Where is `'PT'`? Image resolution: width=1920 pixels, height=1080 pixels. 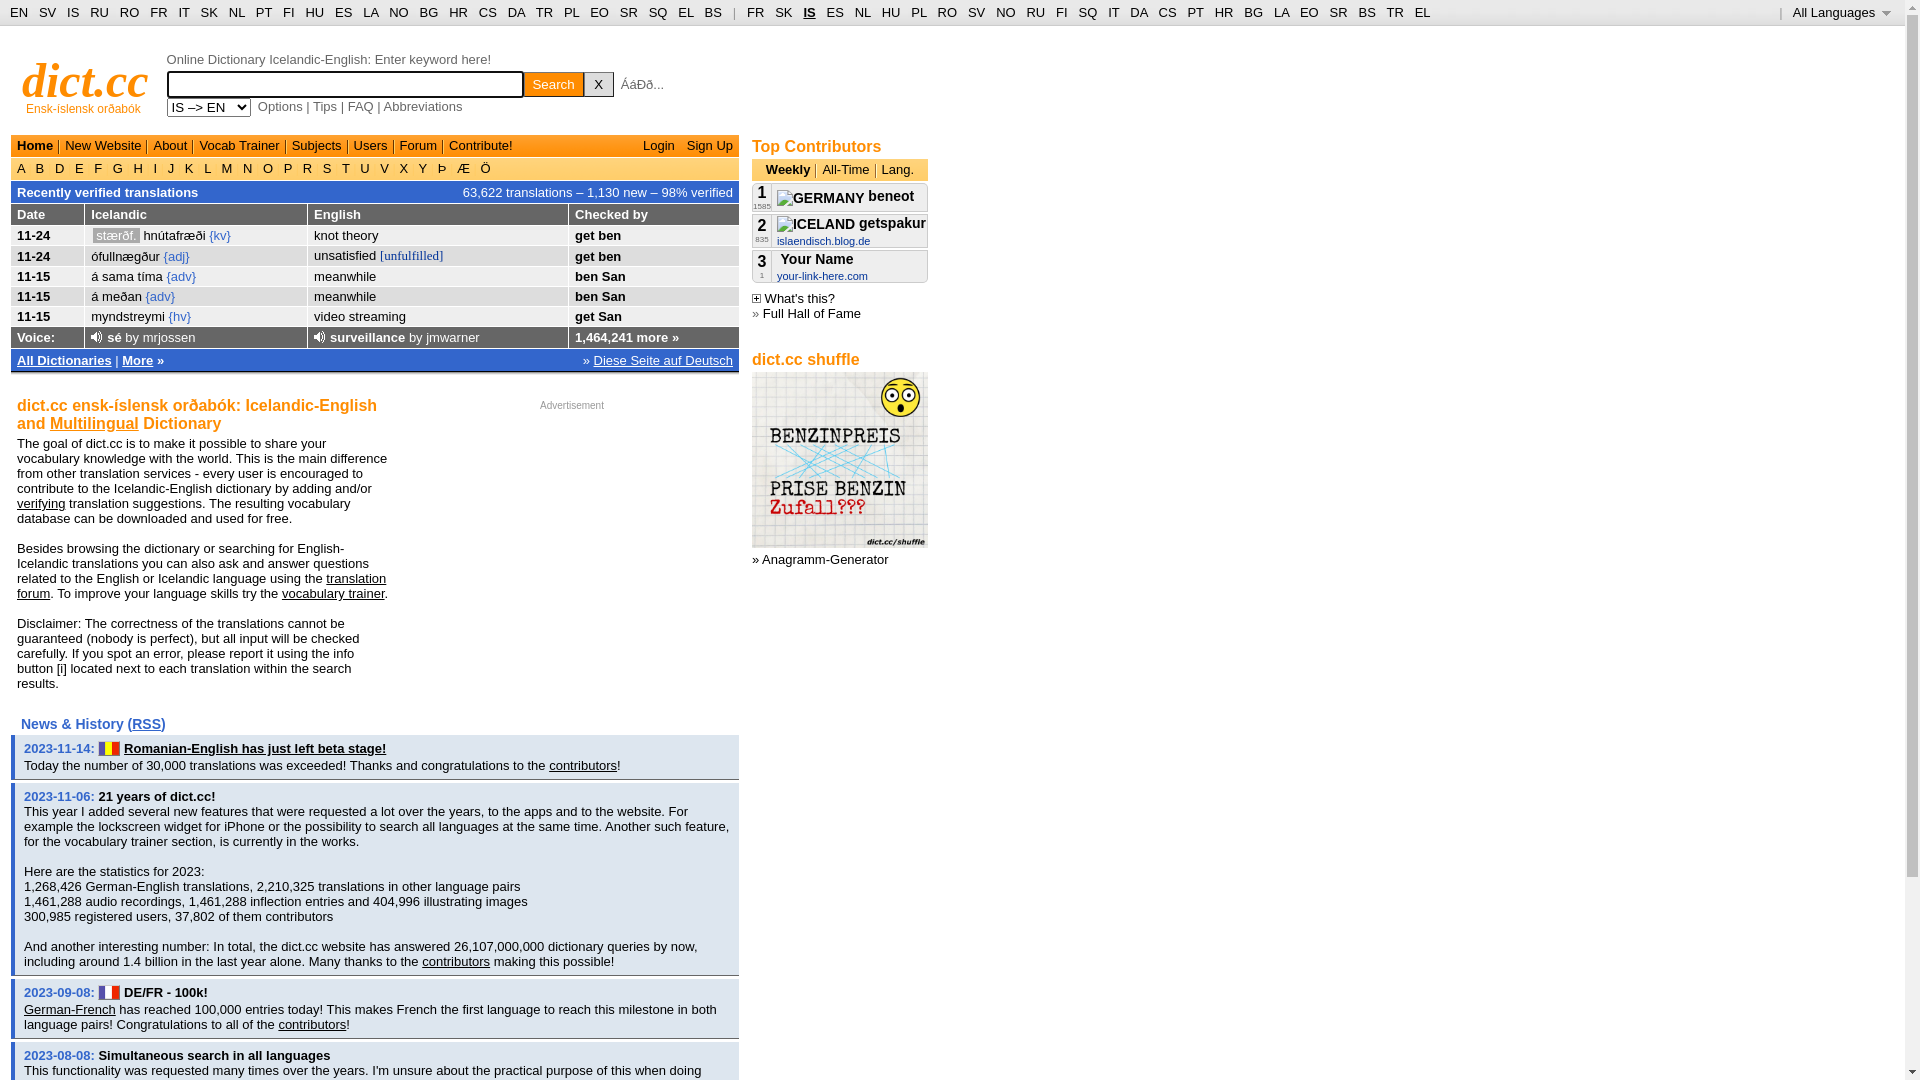 'PT' is located at coordinates (263, 12).